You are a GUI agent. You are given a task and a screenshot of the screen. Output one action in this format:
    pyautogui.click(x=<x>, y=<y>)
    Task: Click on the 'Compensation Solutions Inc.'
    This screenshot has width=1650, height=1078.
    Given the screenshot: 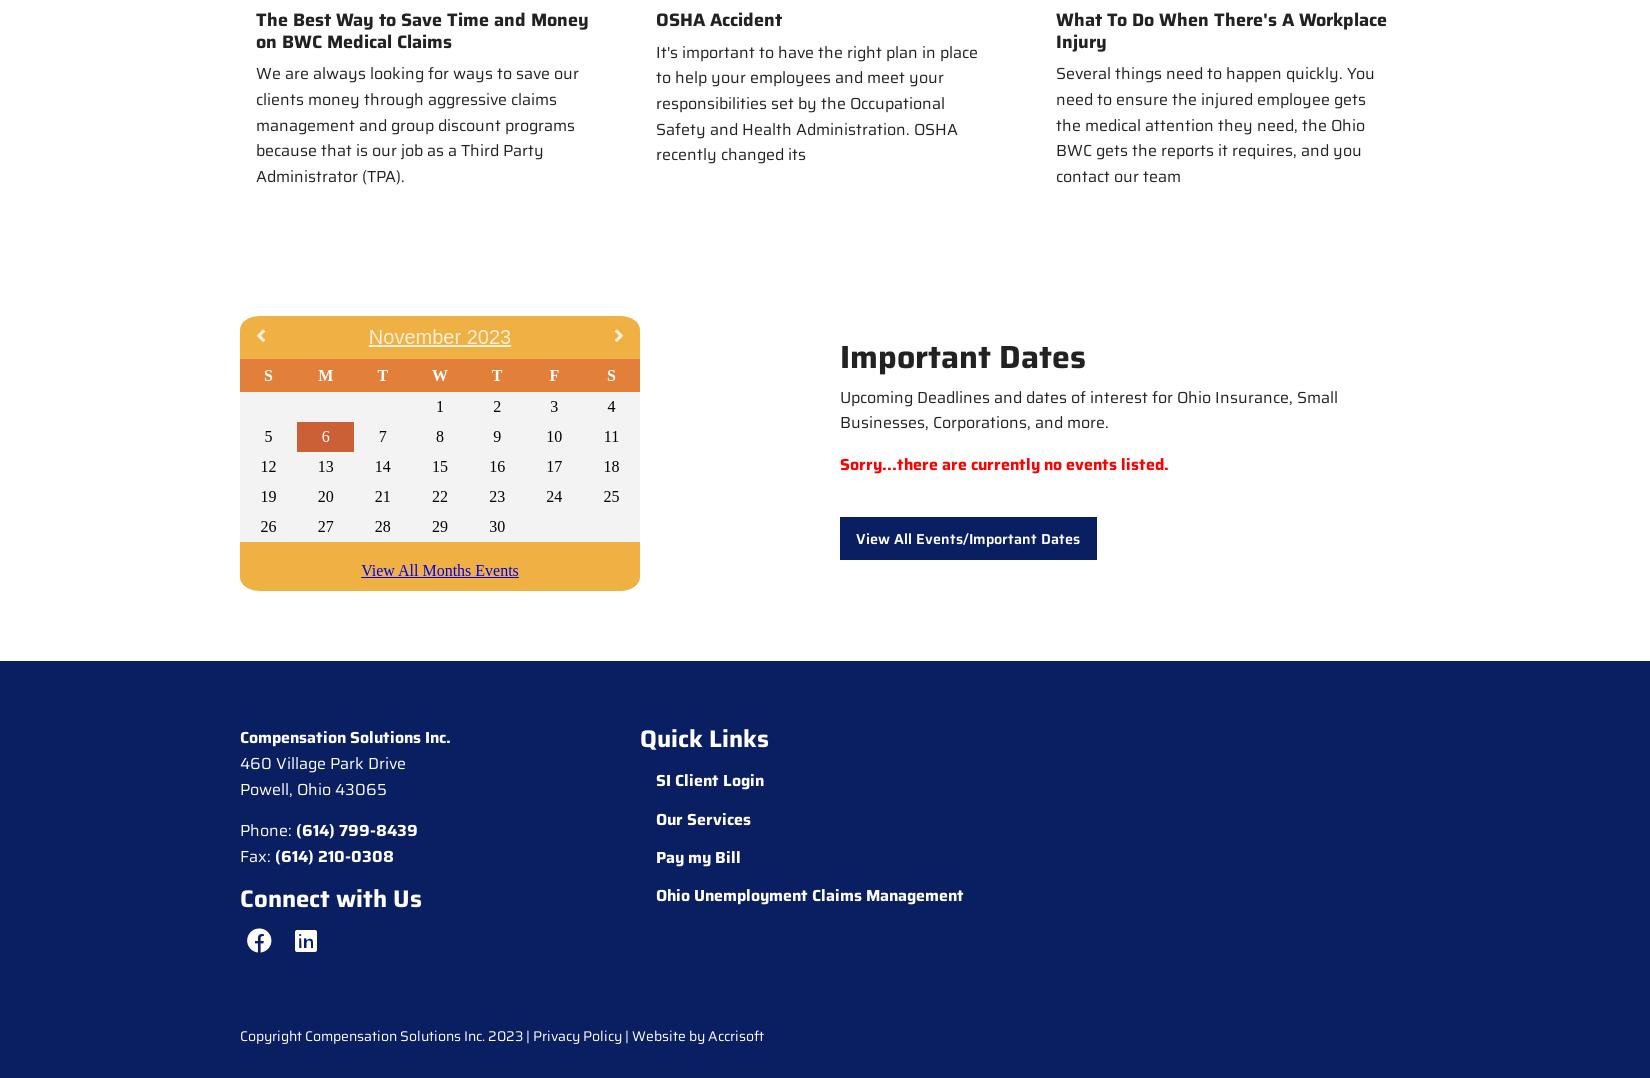 What is the action you would take?
    pyautogui.click(x=345, y=737)
    